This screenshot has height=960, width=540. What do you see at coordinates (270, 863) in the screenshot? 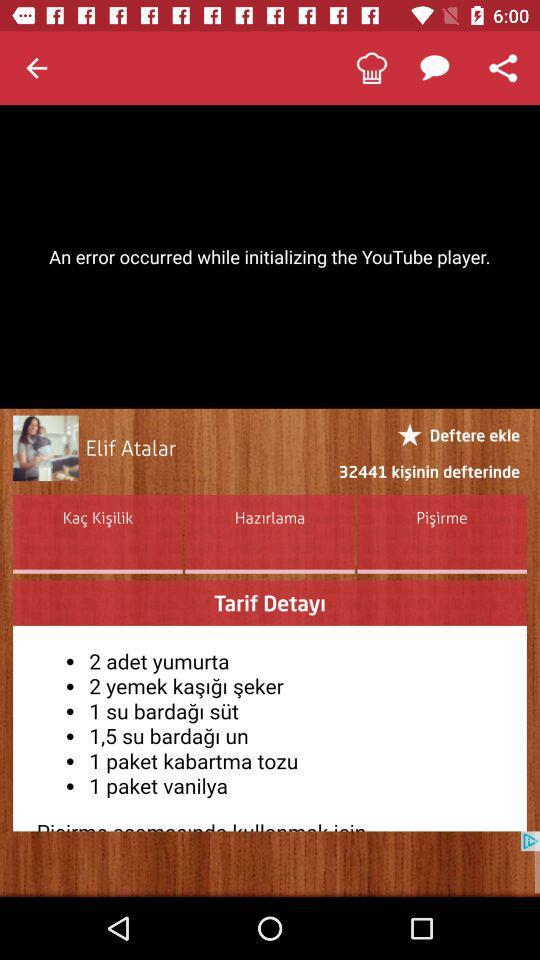
I see `blank advertisement from google` at bounding box center [270, 863].